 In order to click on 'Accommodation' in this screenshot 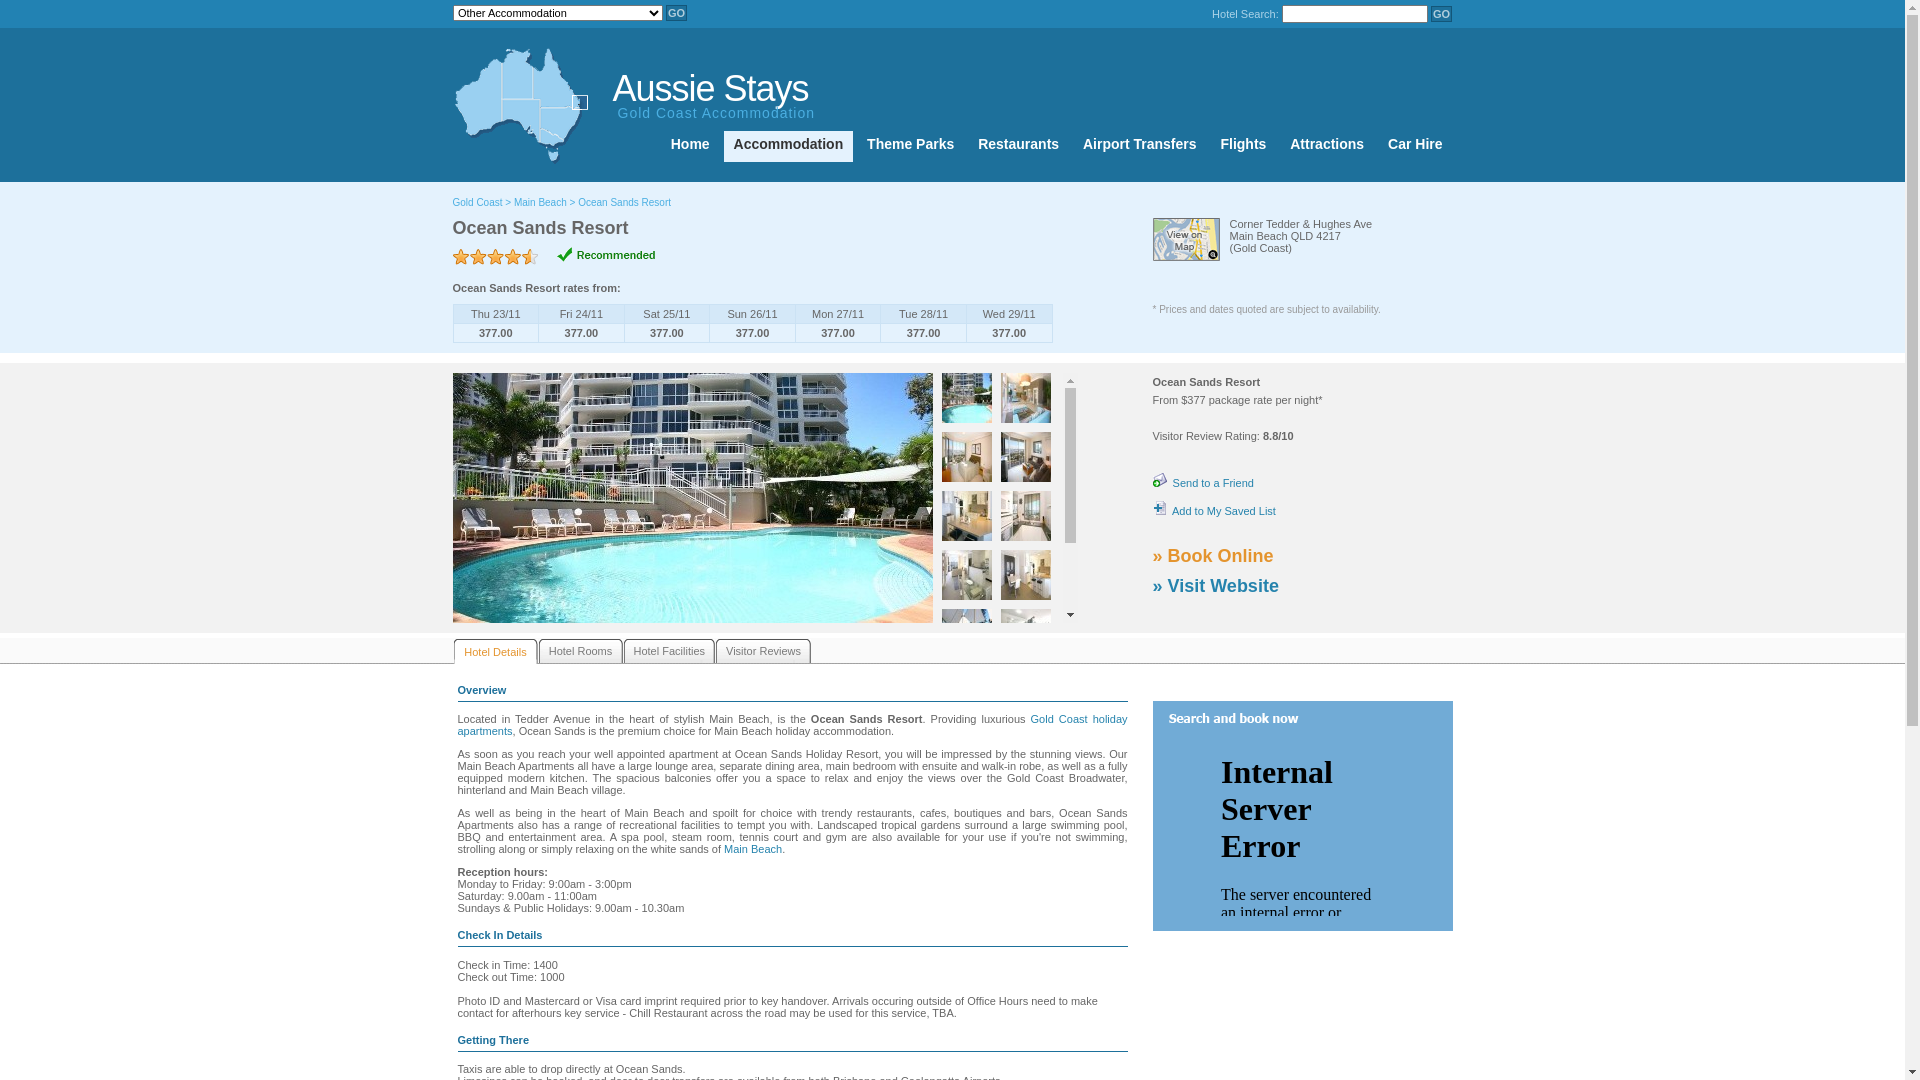, I will do `click(787, 145)`.